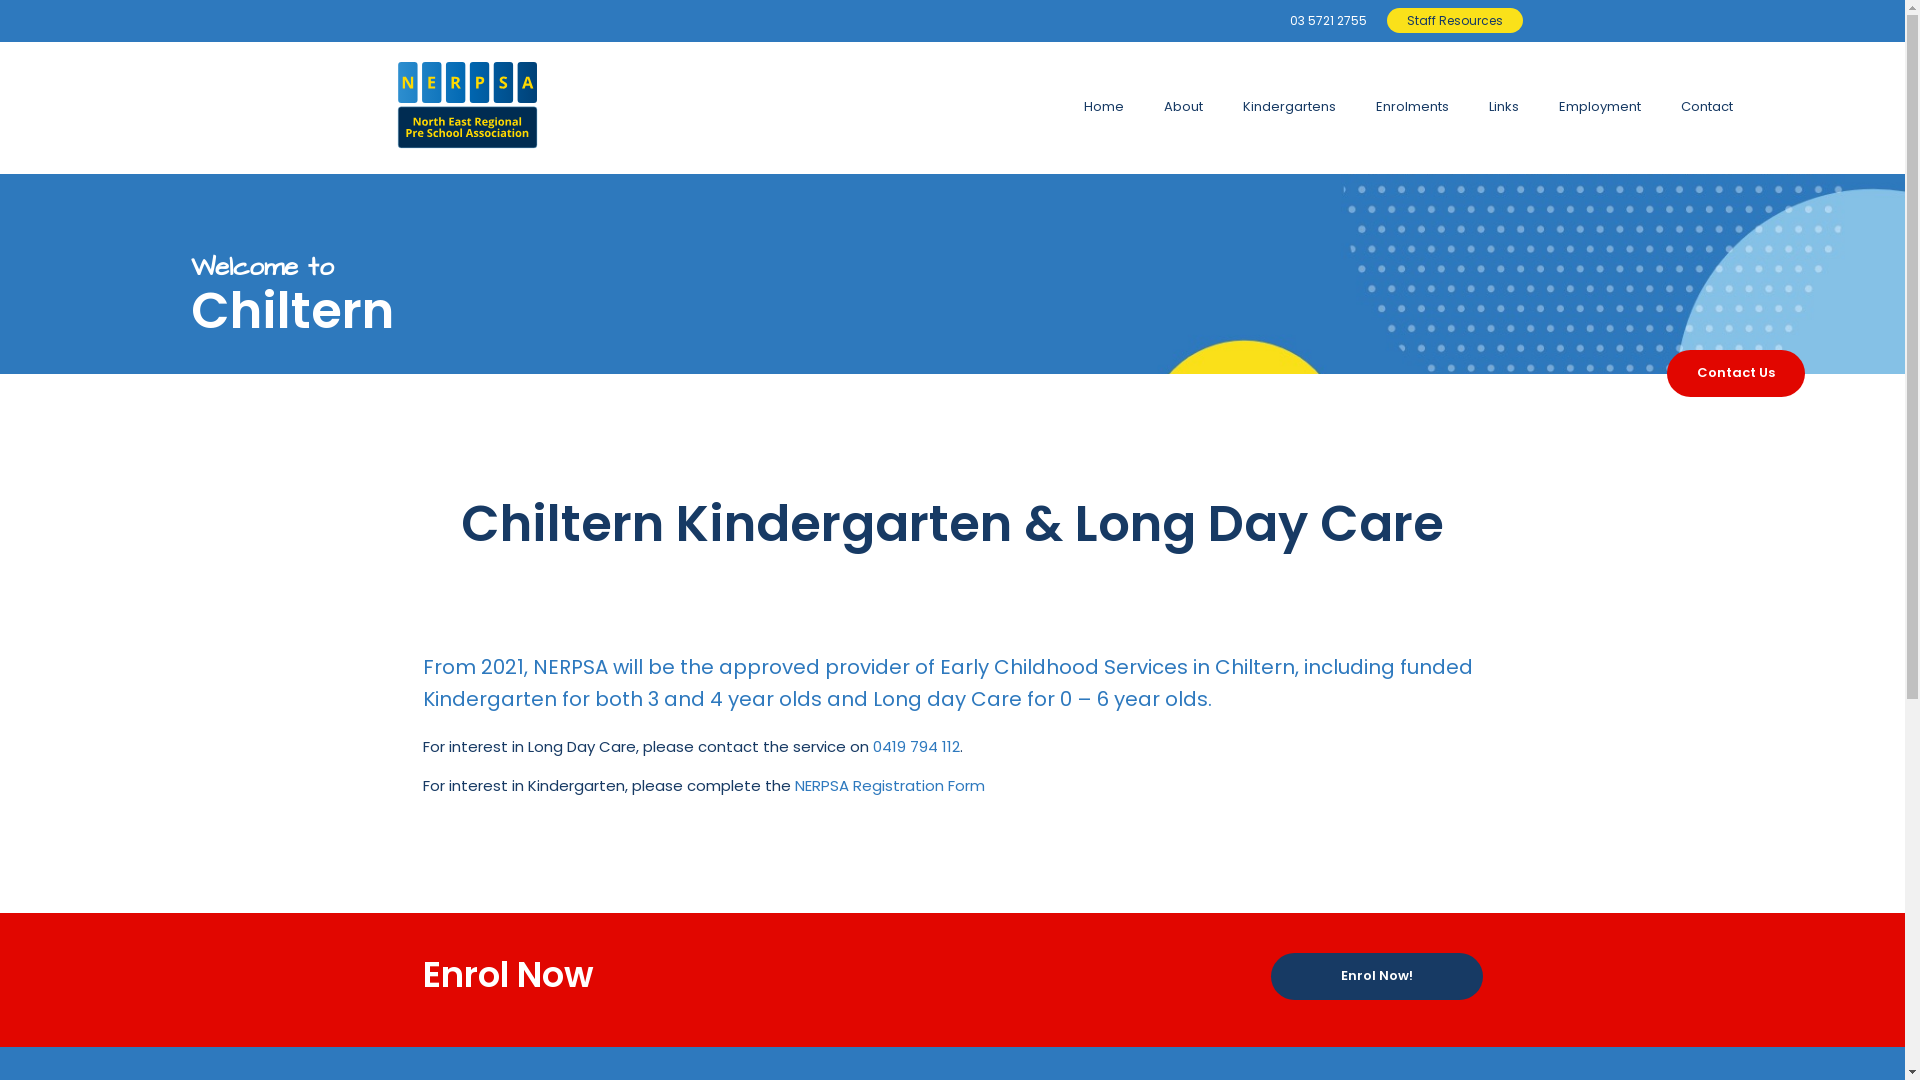  What do you see at coordinates (1222, 106) in the screenshot?
I see `'Kindergartens'` at bounding box center [1222, 106].